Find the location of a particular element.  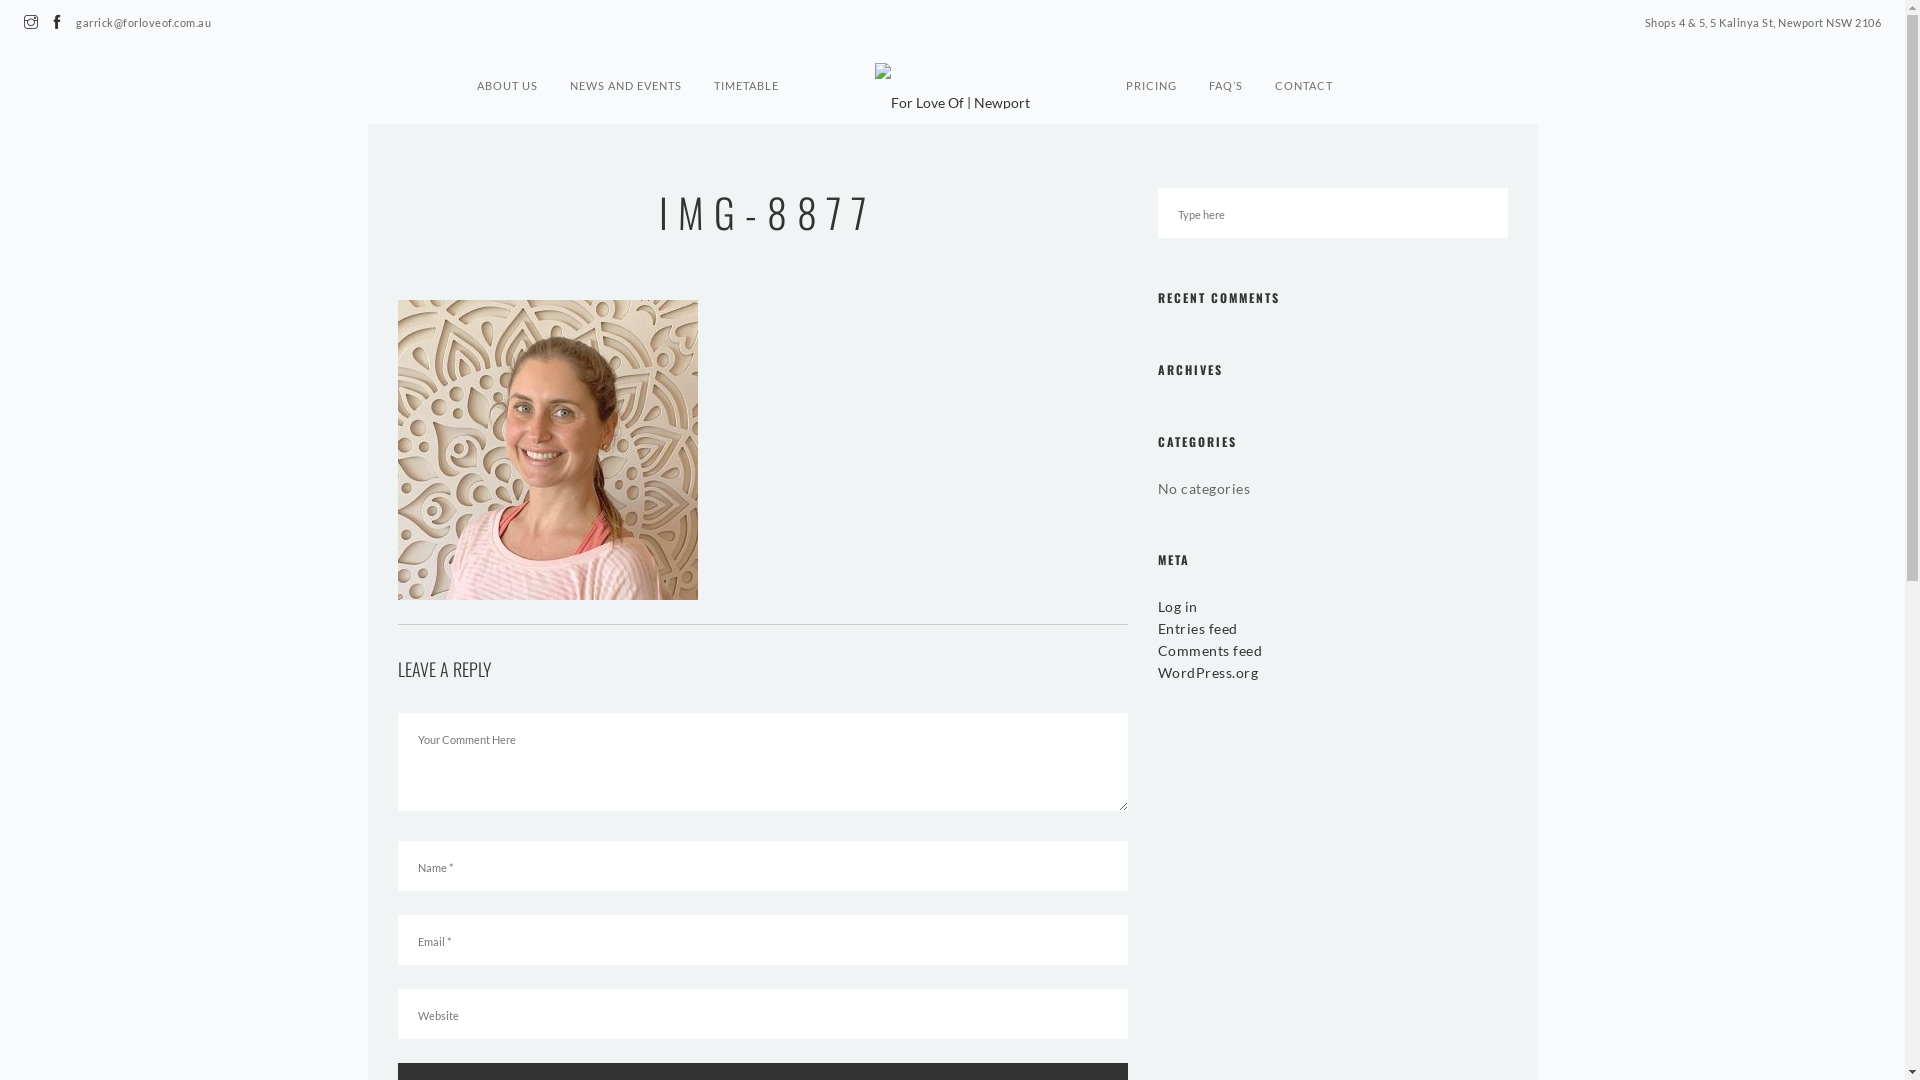

'PRICING' is located at coordinates (1151, 75).